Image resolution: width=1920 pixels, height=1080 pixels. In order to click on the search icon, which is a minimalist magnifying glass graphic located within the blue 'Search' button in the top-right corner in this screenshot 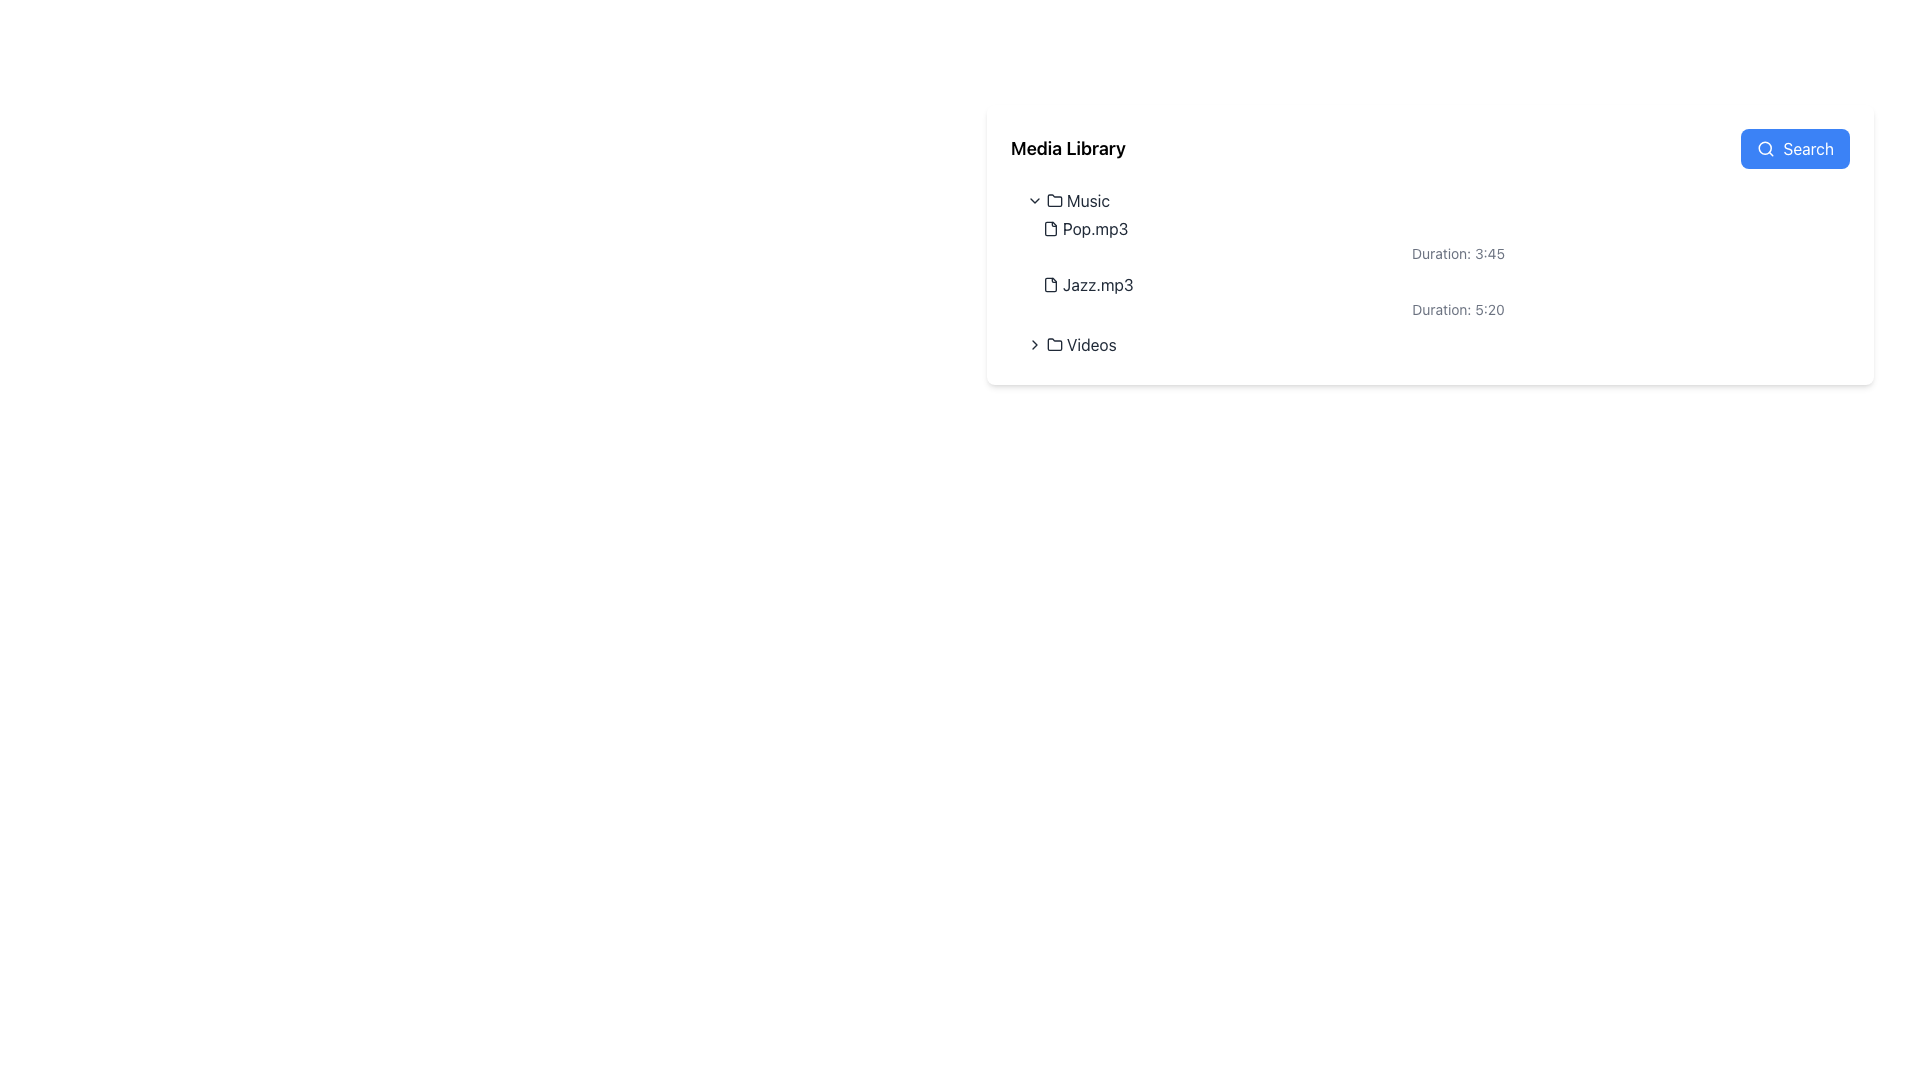, I will do `click(1766, 148)`.